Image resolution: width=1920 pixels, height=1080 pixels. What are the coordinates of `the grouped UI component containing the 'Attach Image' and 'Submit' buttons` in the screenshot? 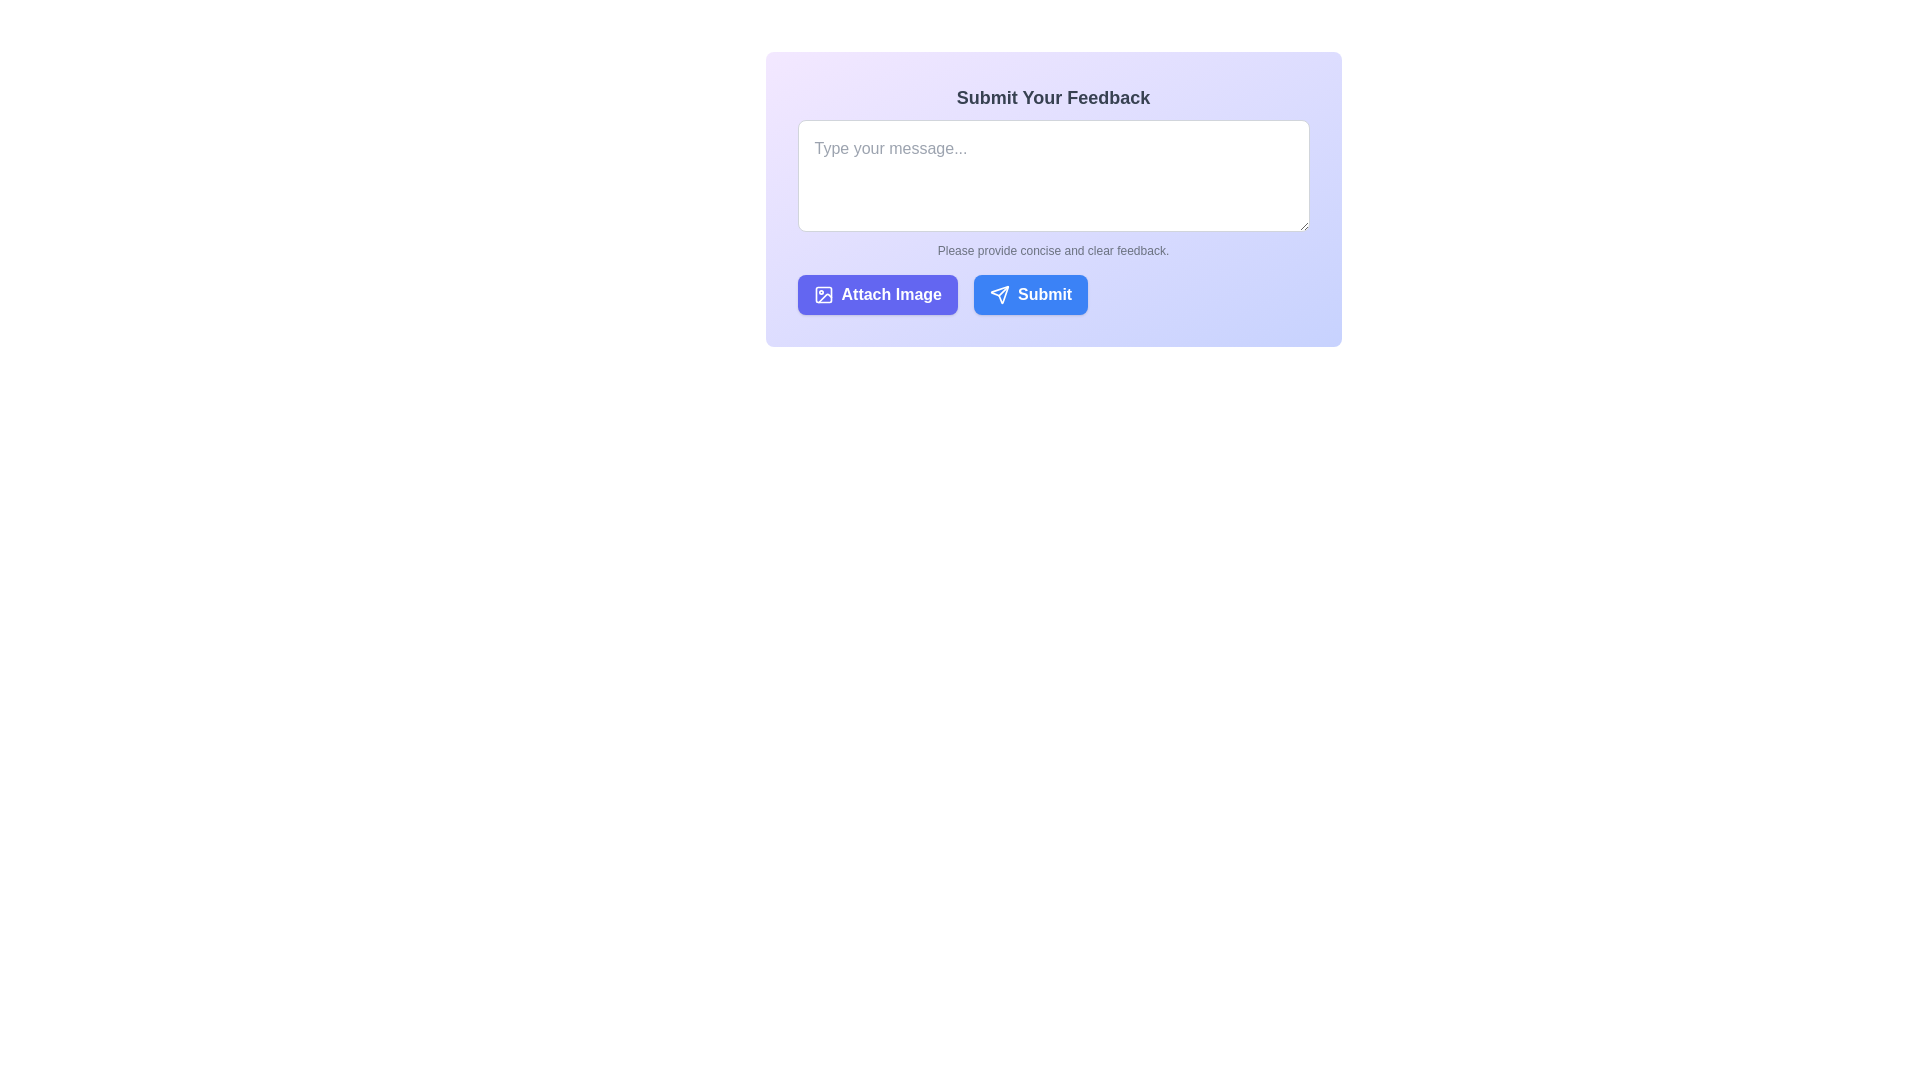 It's located at (1052, 294).